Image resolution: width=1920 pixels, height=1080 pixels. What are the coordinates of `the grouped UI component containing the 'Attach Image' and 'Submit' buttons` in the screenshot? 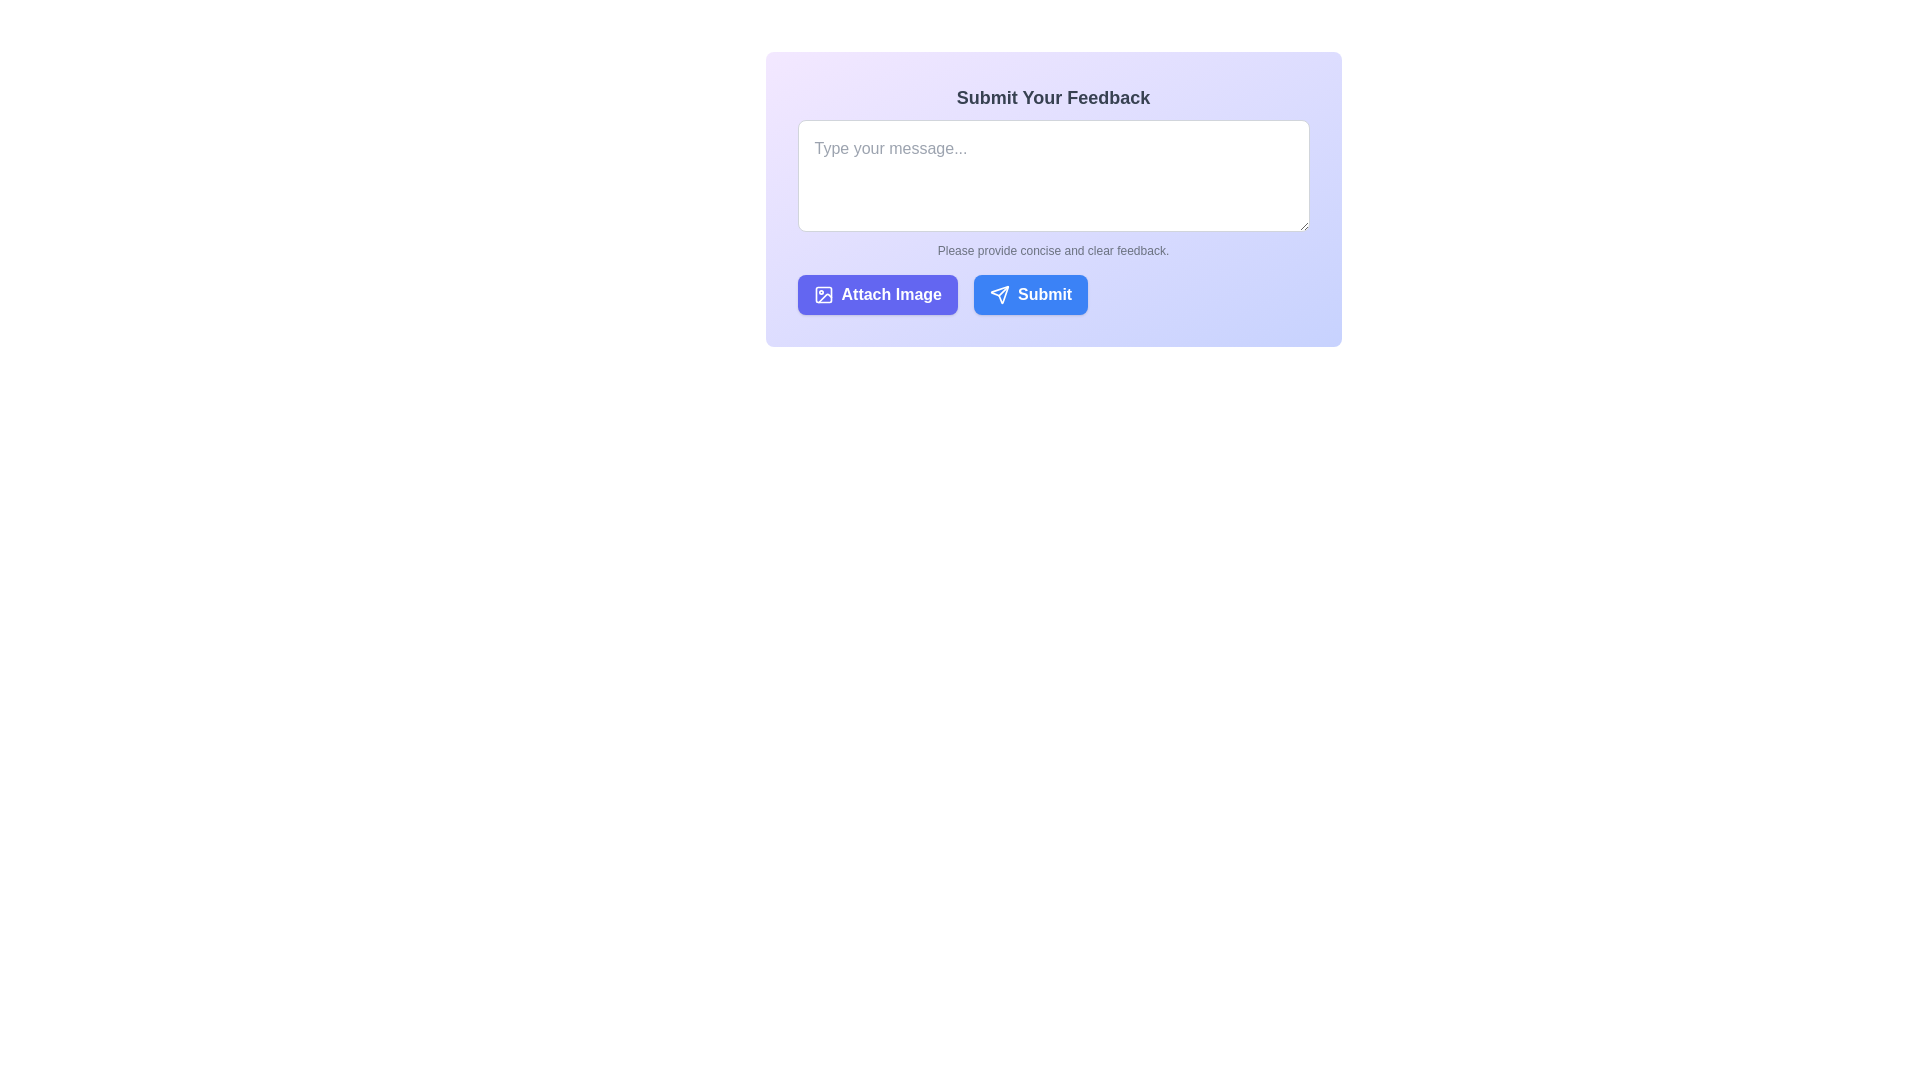 It's located at (1052, 294).